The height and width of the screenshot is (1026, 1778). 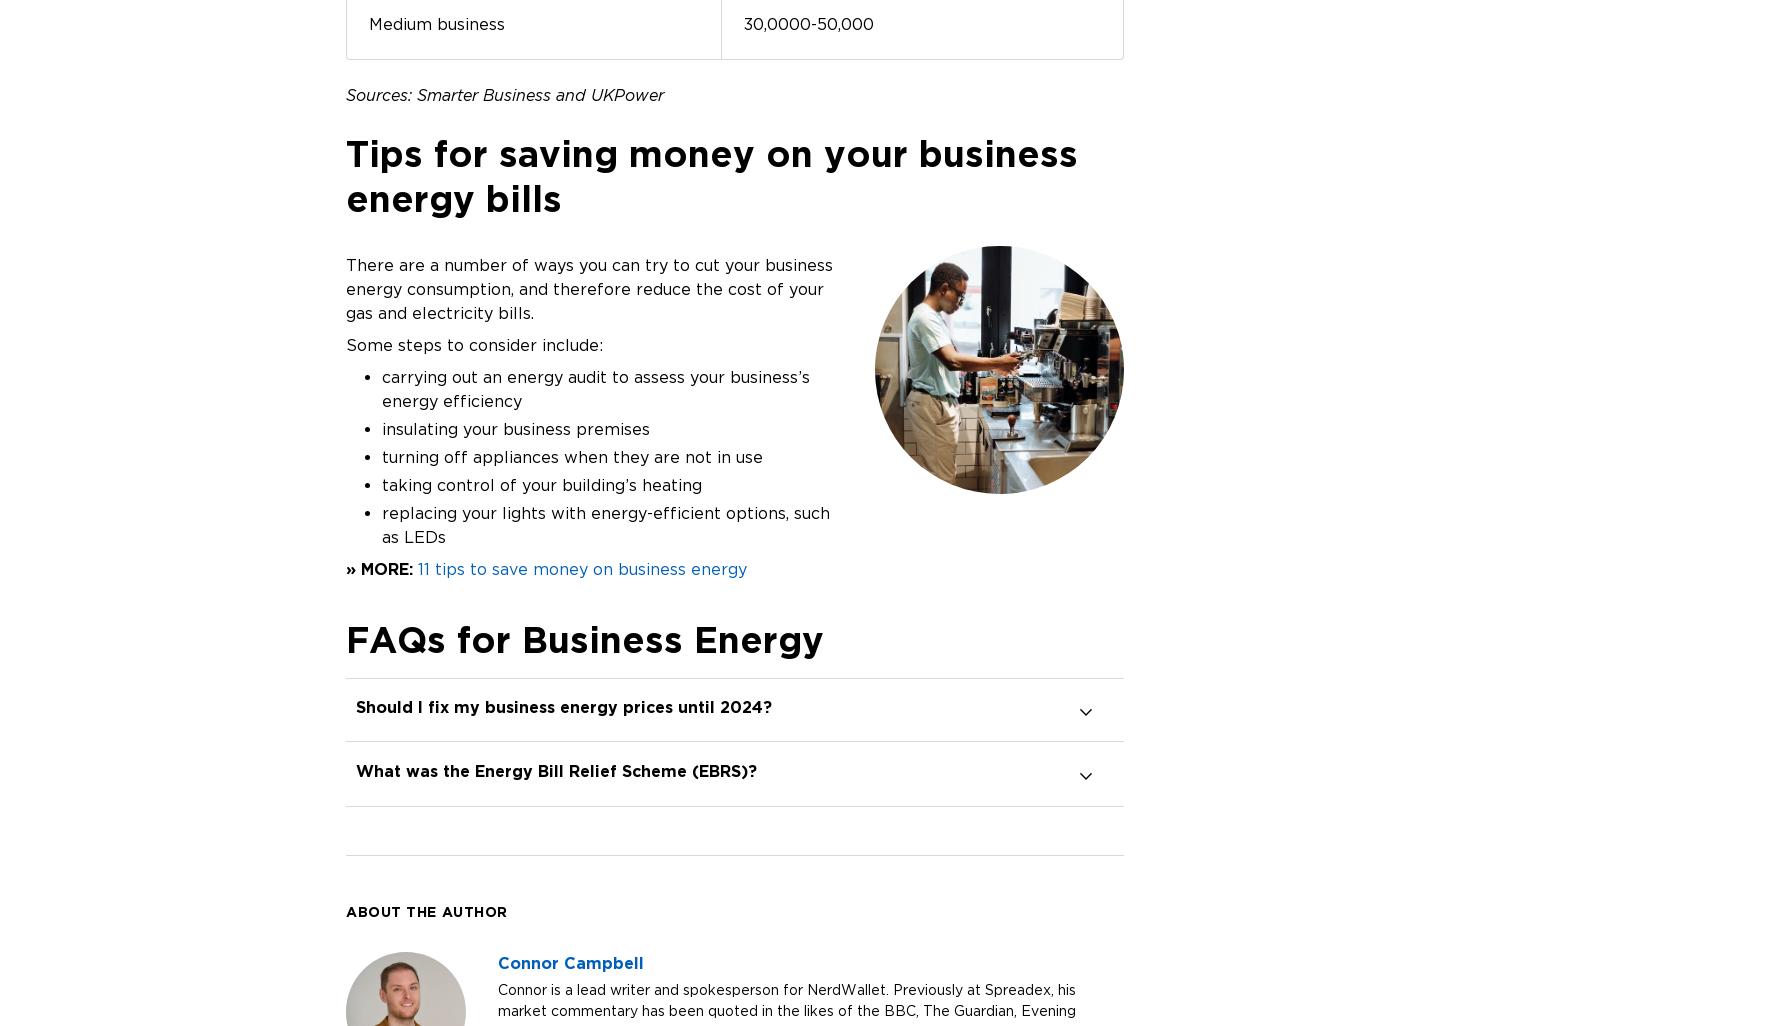 What do you see at coordinates (581, 567) in the screenshot?
I see `'11 tips to save money on business energy'` at bounding box center [581, 567].